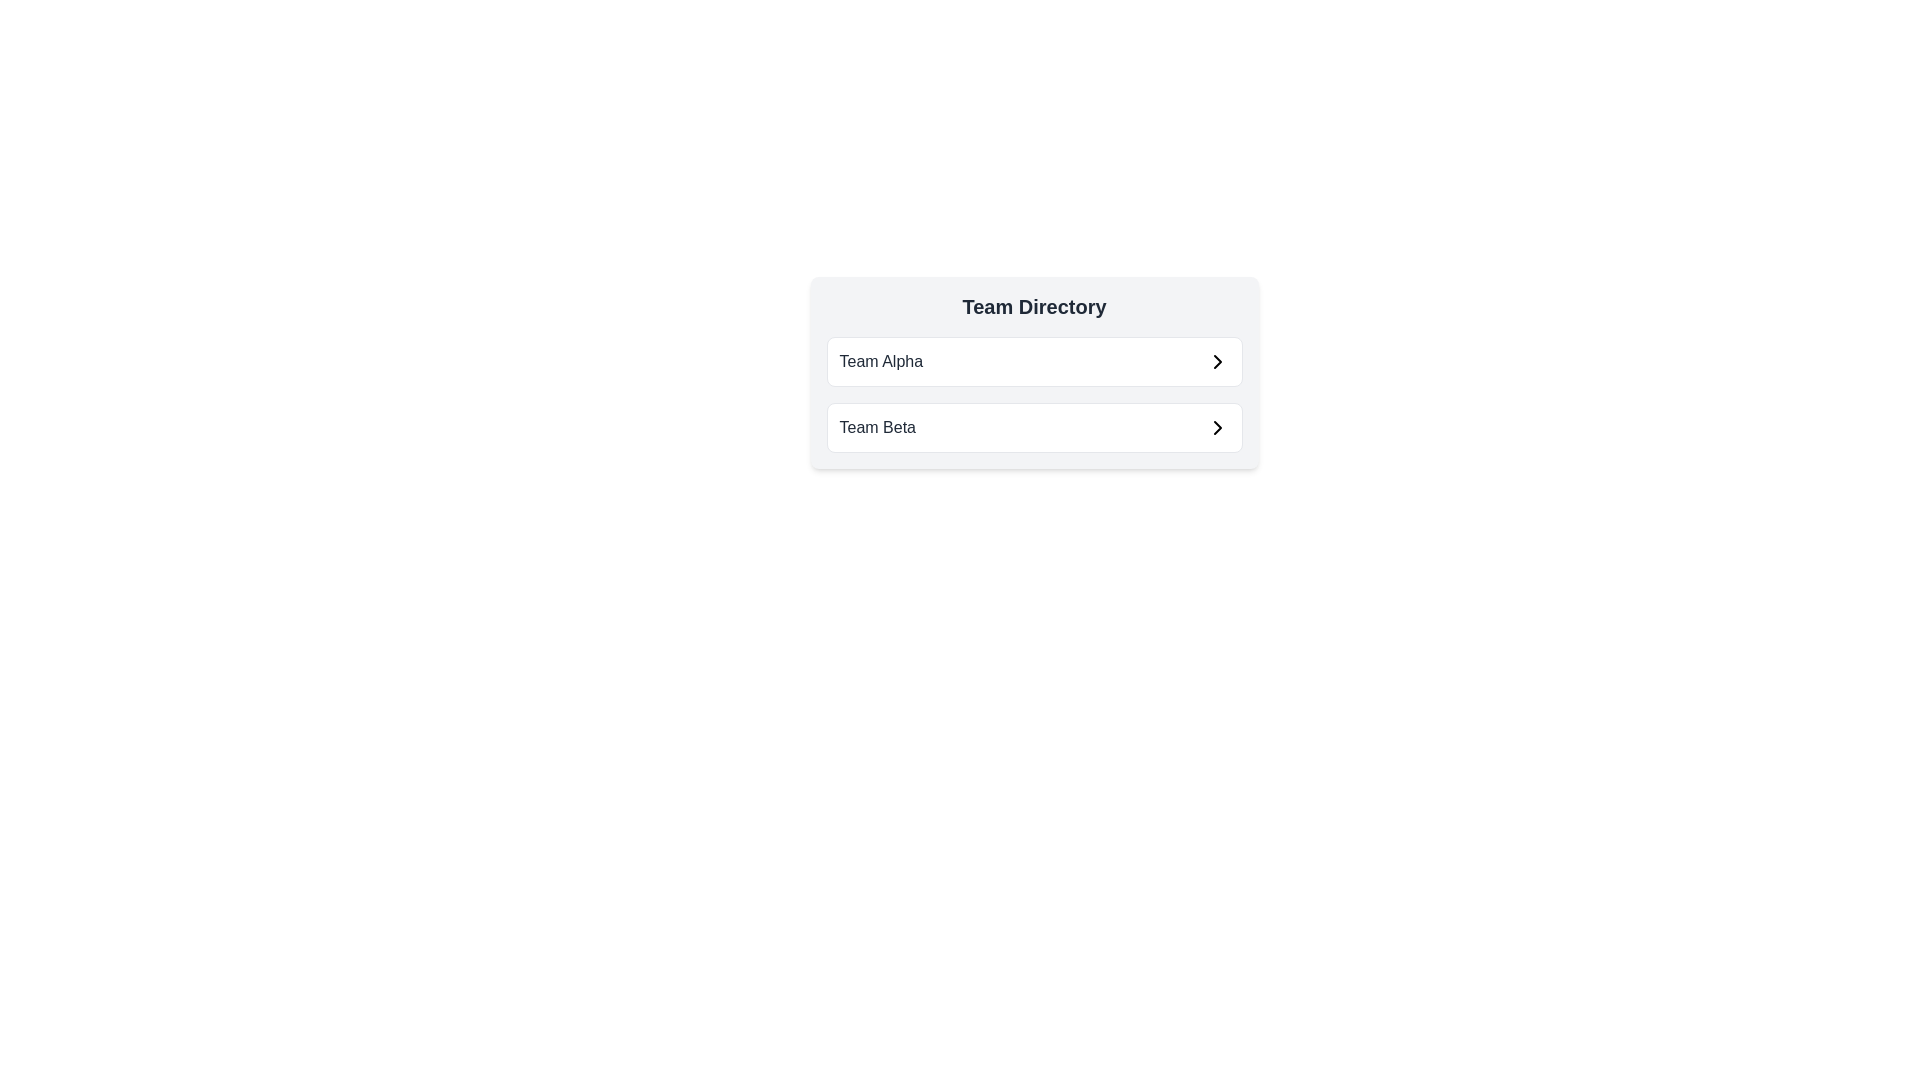 The image size is (1920, 1080). Describe the element at coordinates (1216, 362) in the screenshot. I see `the Chevron icon (SVG graphic) located at the top right corner of the 'Team Alpha' row in the Team Directory UI` at that location.